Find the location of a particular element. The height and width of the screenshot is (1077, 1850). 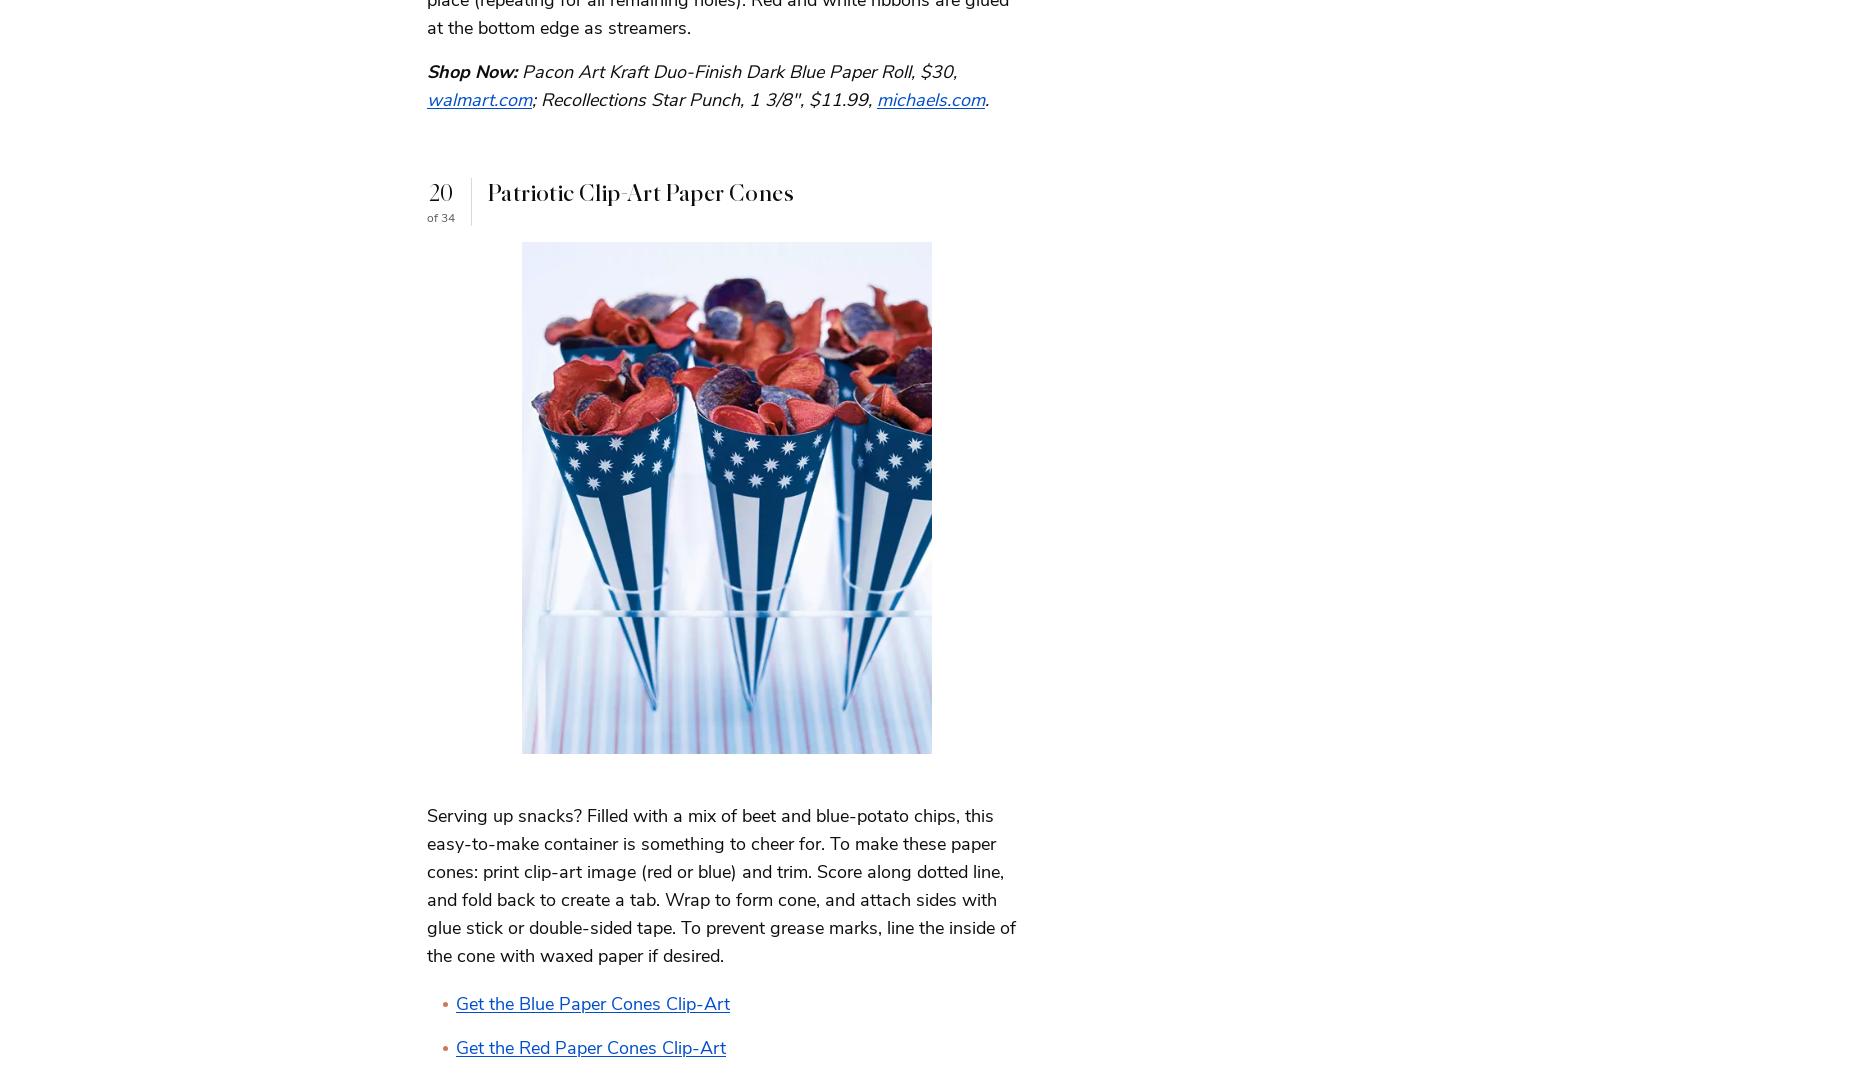

'of 34' is located at coordinates (425, 217).